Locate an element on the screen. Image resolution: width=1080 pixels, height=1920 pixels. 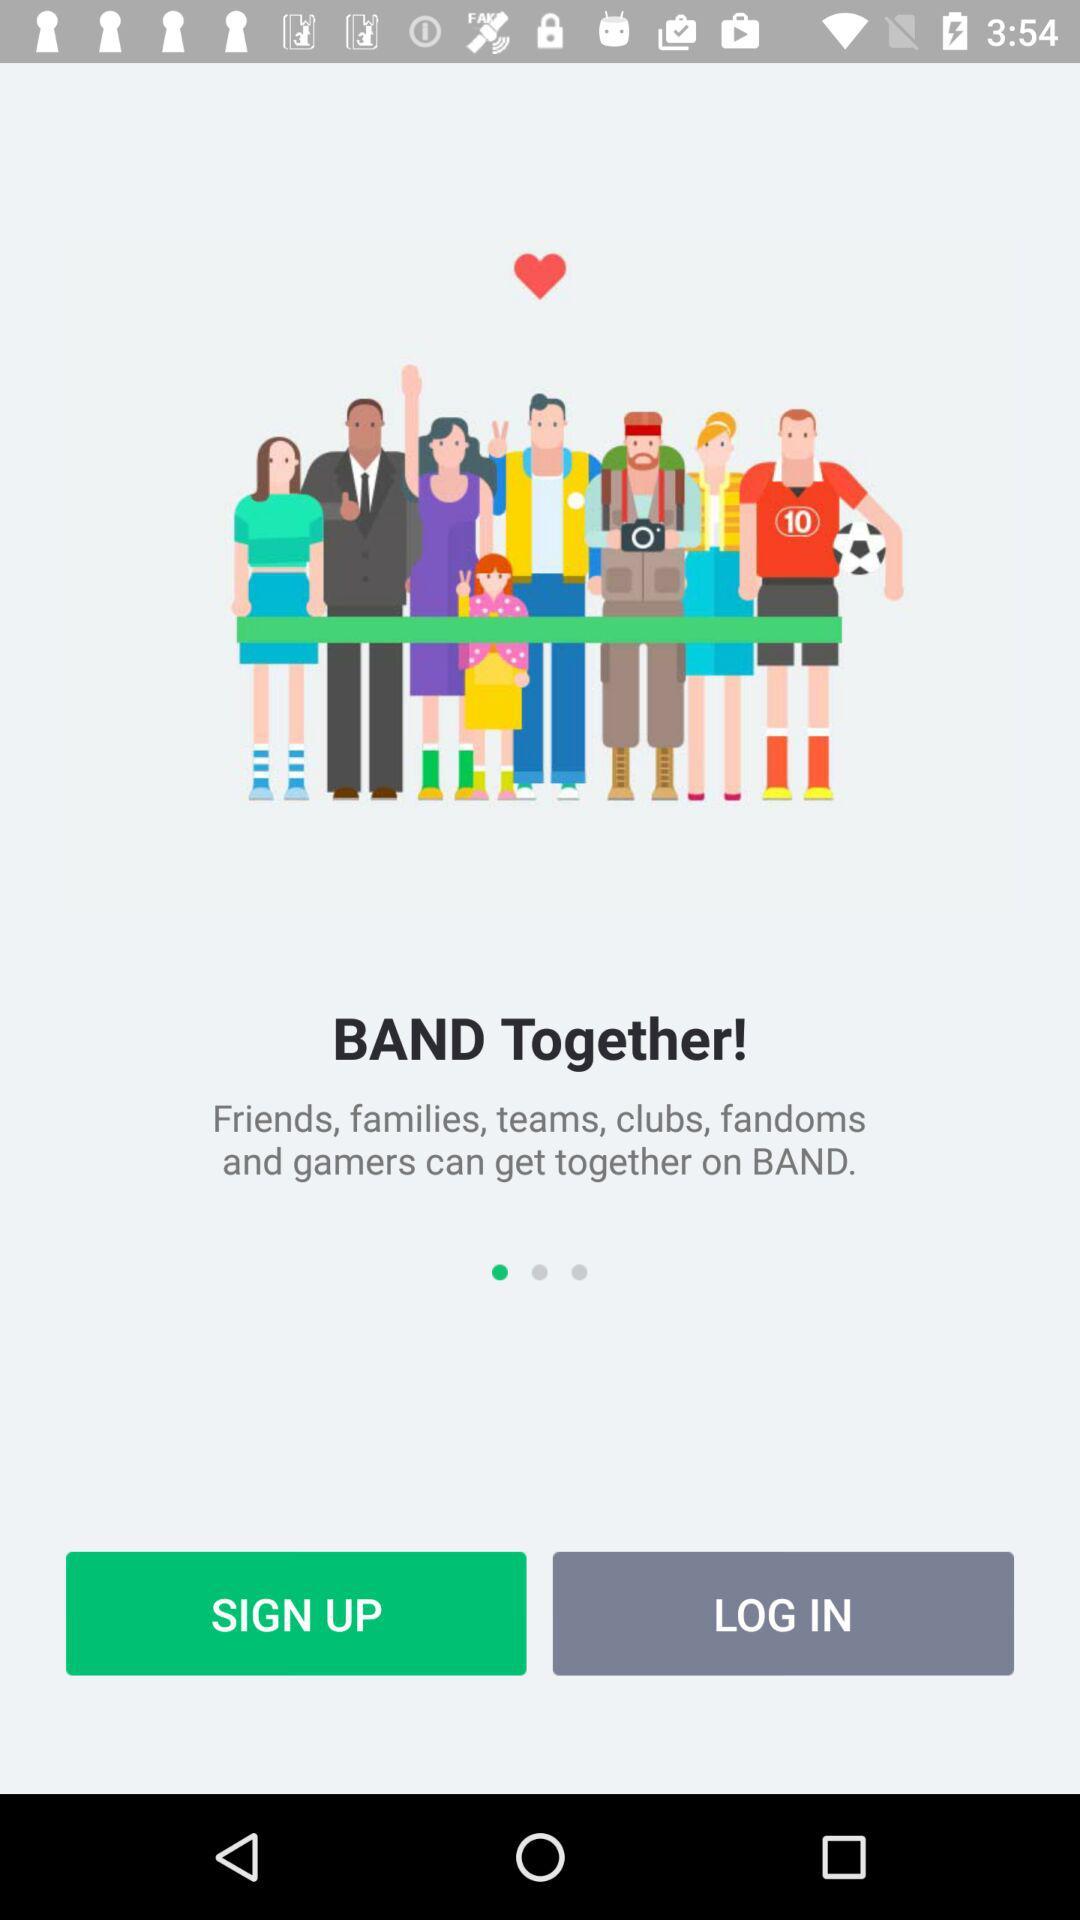
the log in icon is located at coordinates (782, 1613).